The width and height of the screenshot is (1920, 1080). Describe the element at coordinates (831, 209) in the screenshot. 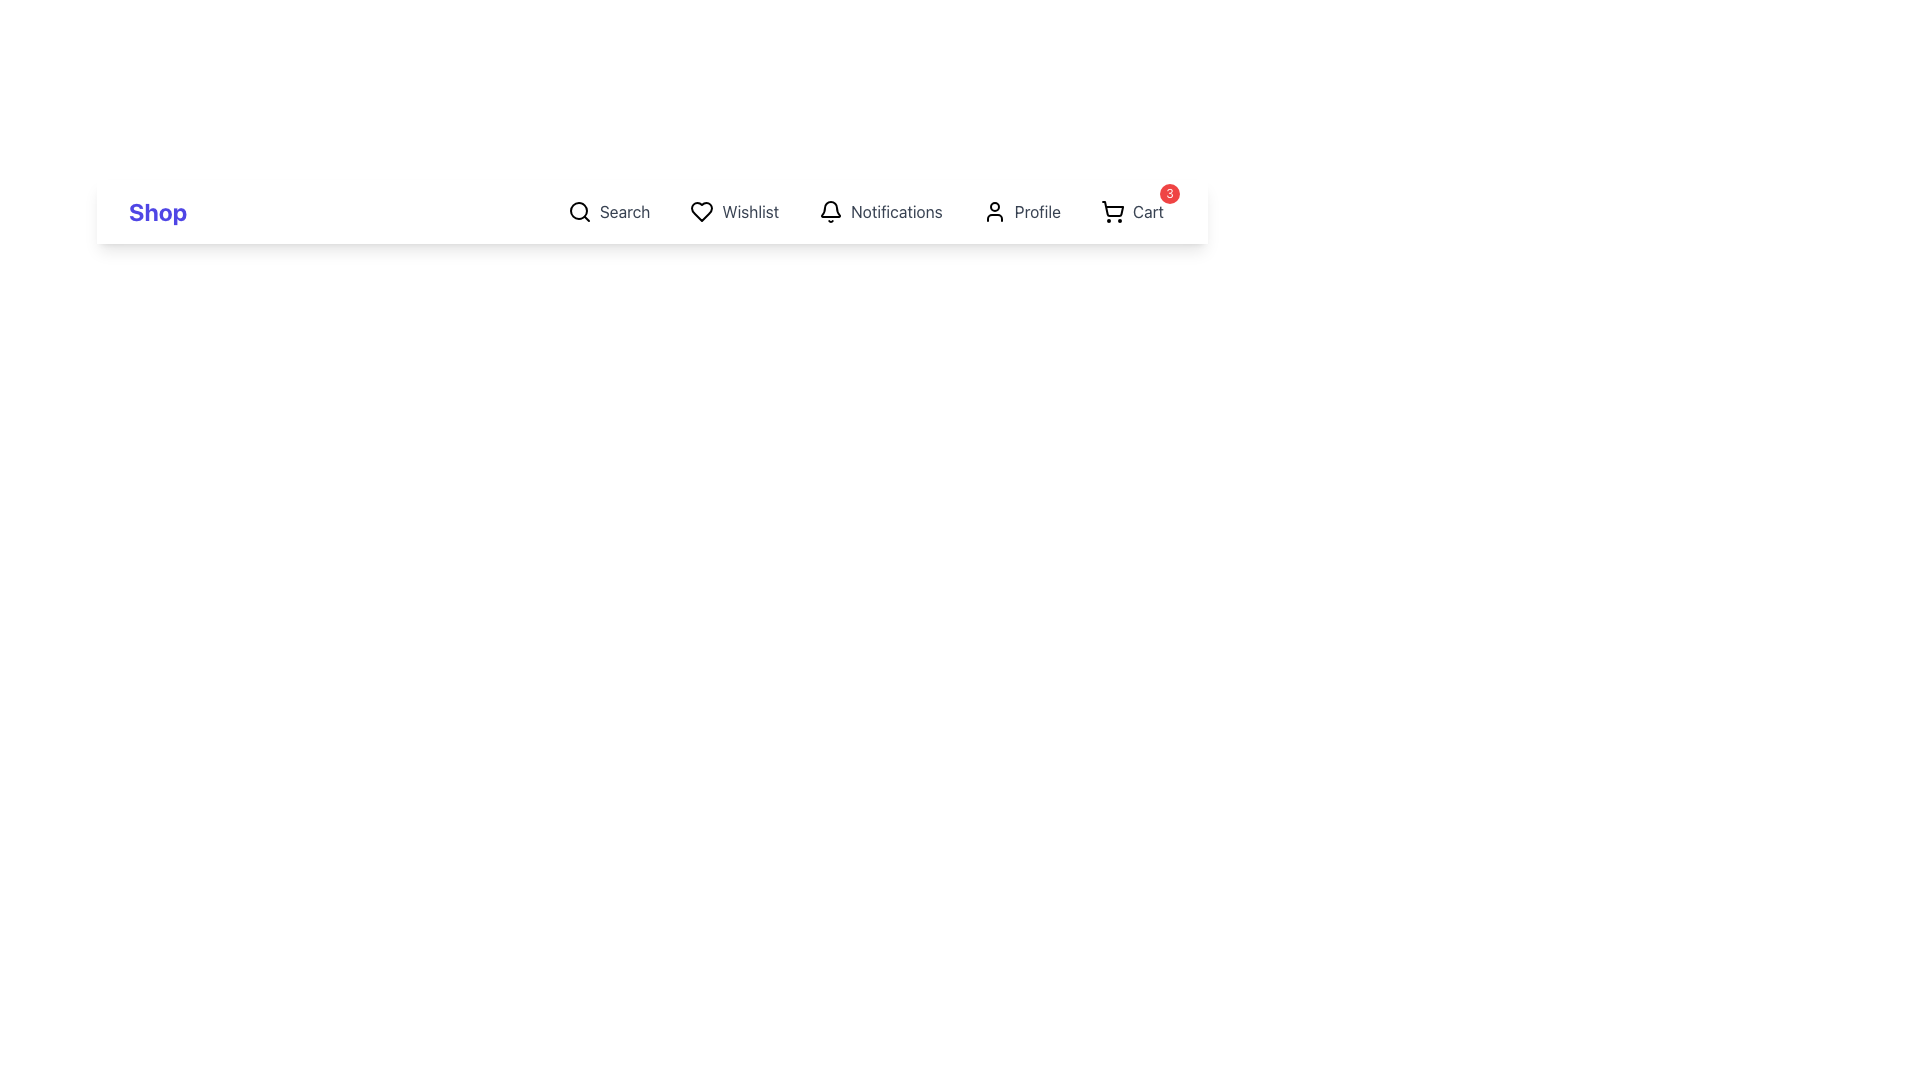

I see `the hollow bell icon representing notifications, located centrally in the notification icon group between 'Wishlist' and 'Profile'` at that location.